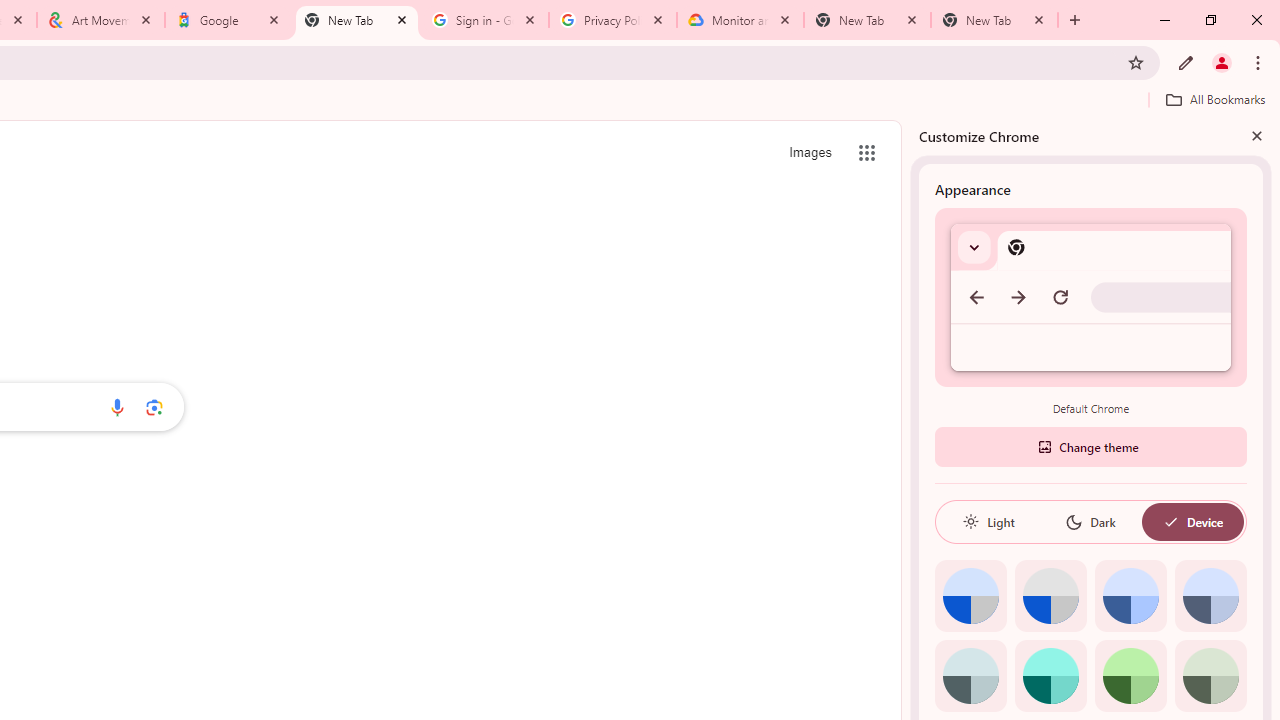 The height and width of the screenshot is (720, 1280). I want to click on 'Viridian', so click(1209, 675).